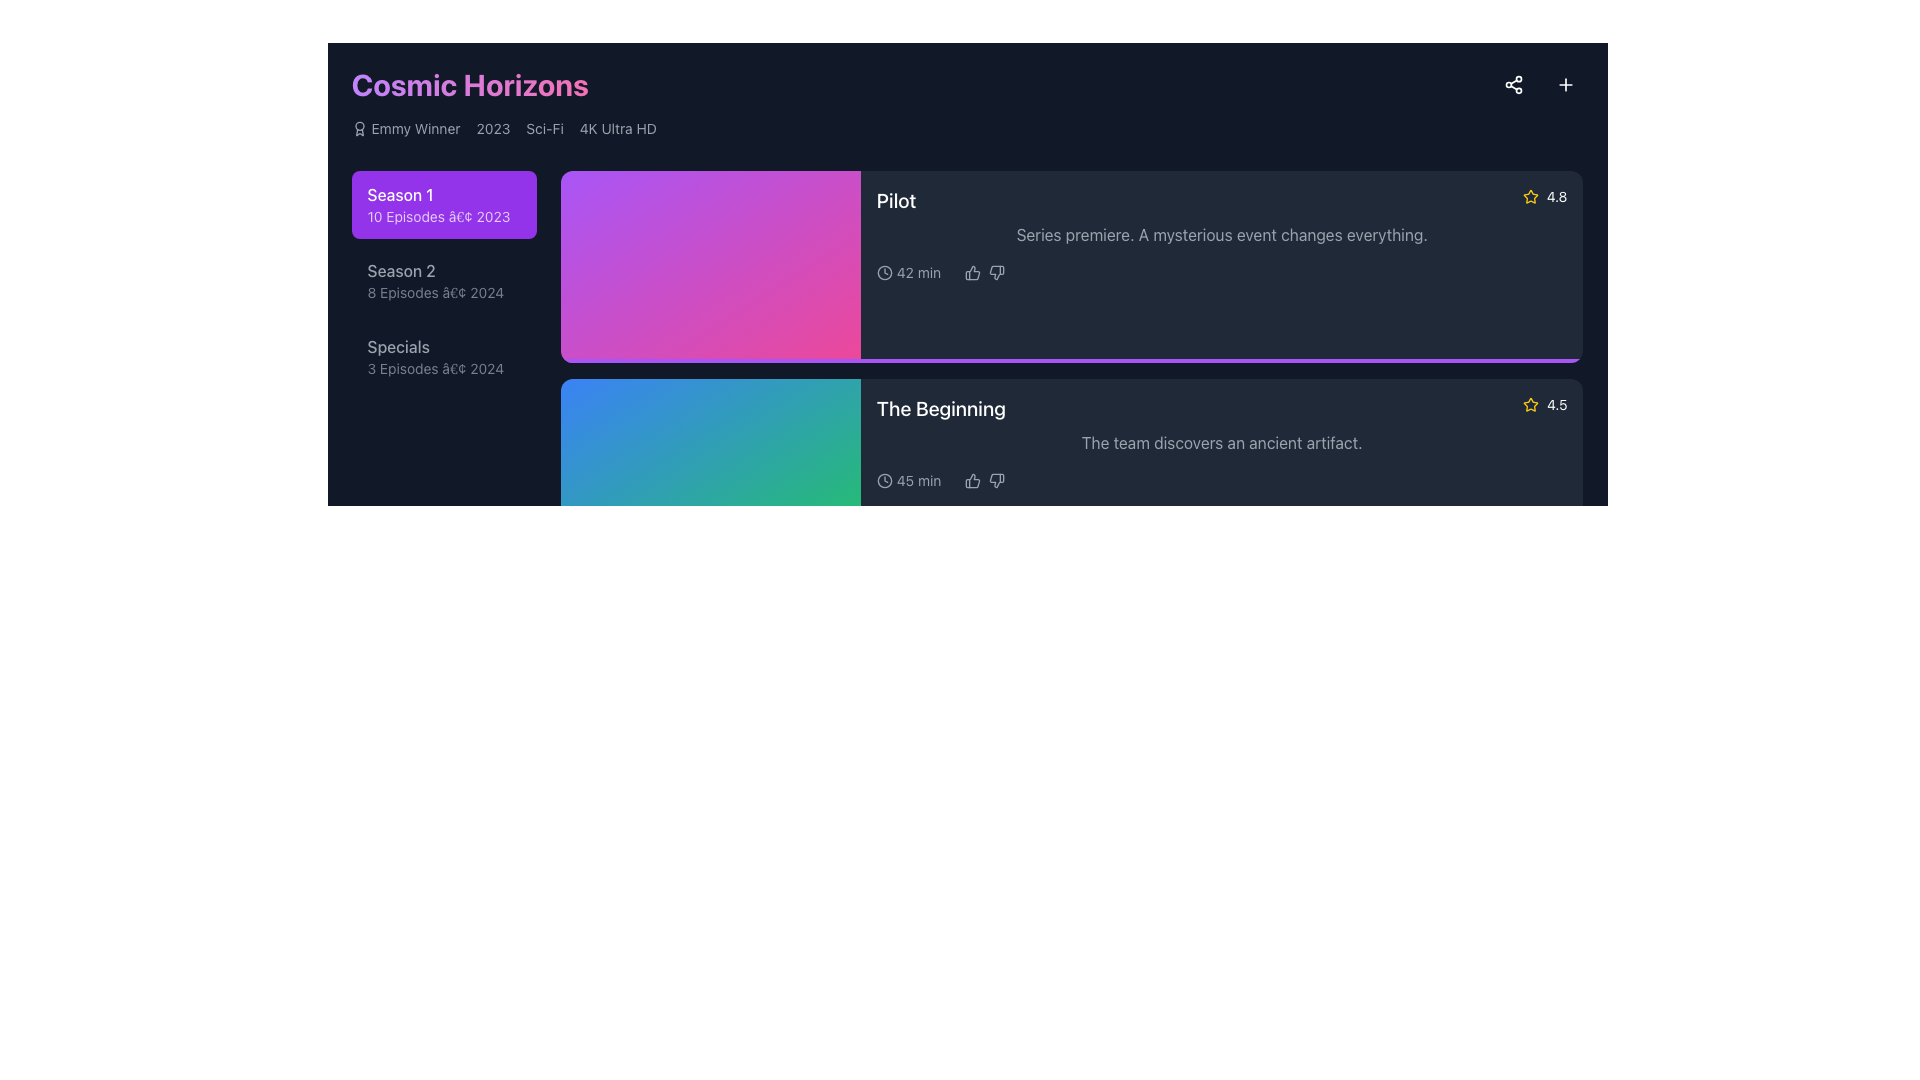 Image resolution: width=1920 pixels, height=1080 pixels. Describe the element at coordinates (883, 273) in the screenshot. I see `the circular boundary of the clock icon located to the left of the '42 min' text in the 'Pilot' listing, as it serves as an interactive indicator for time-related information` at that location.